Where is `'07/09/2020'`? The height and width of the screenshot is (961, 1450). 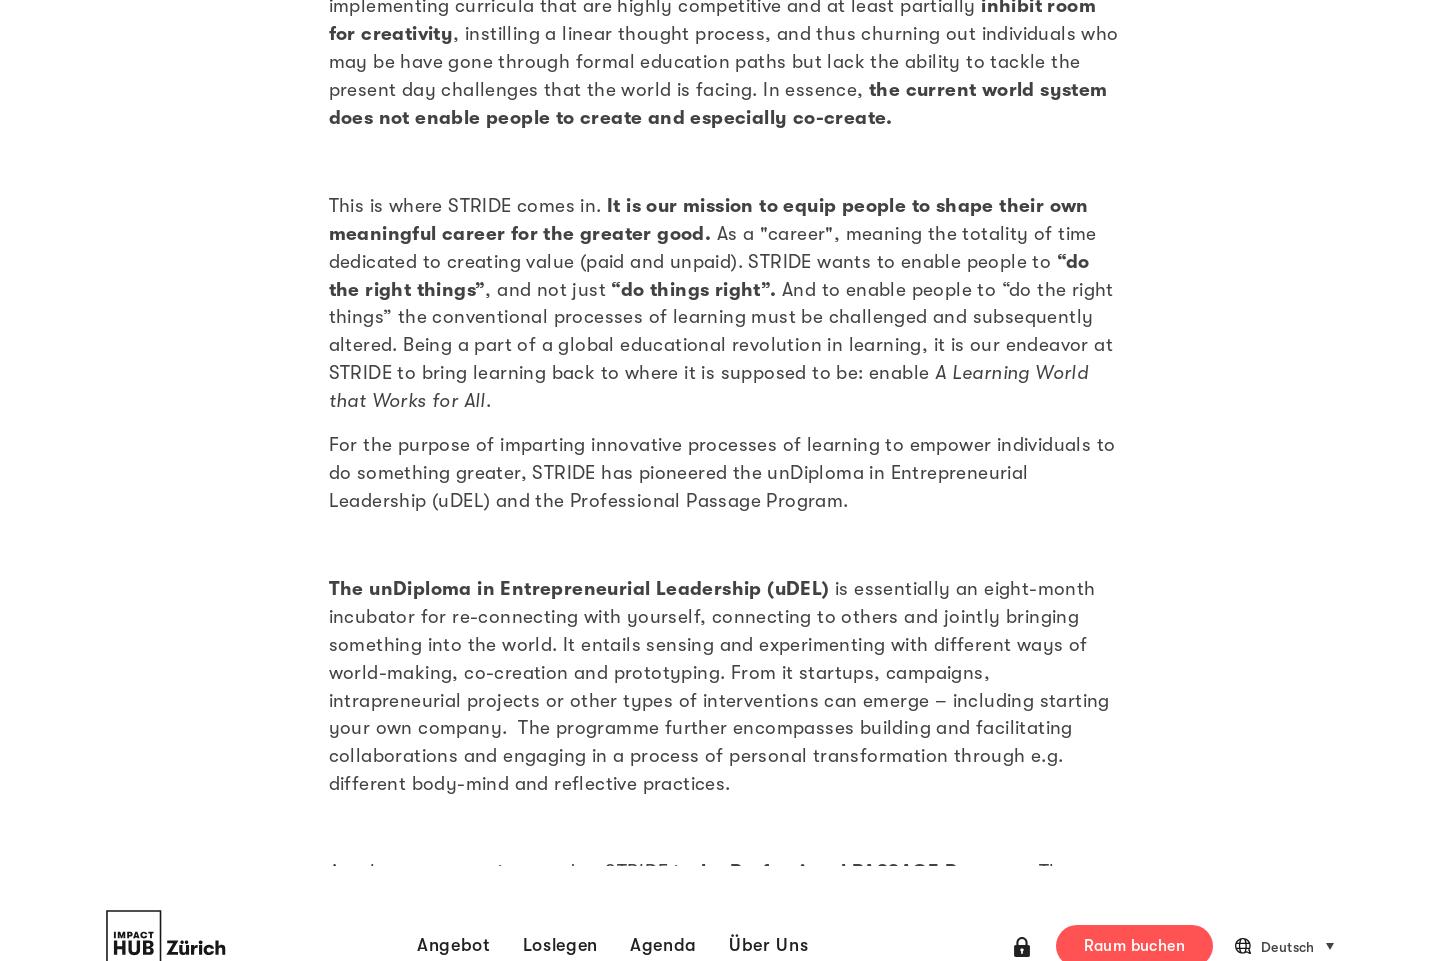
'07/09/2020' is located at coordinates (611, 16).